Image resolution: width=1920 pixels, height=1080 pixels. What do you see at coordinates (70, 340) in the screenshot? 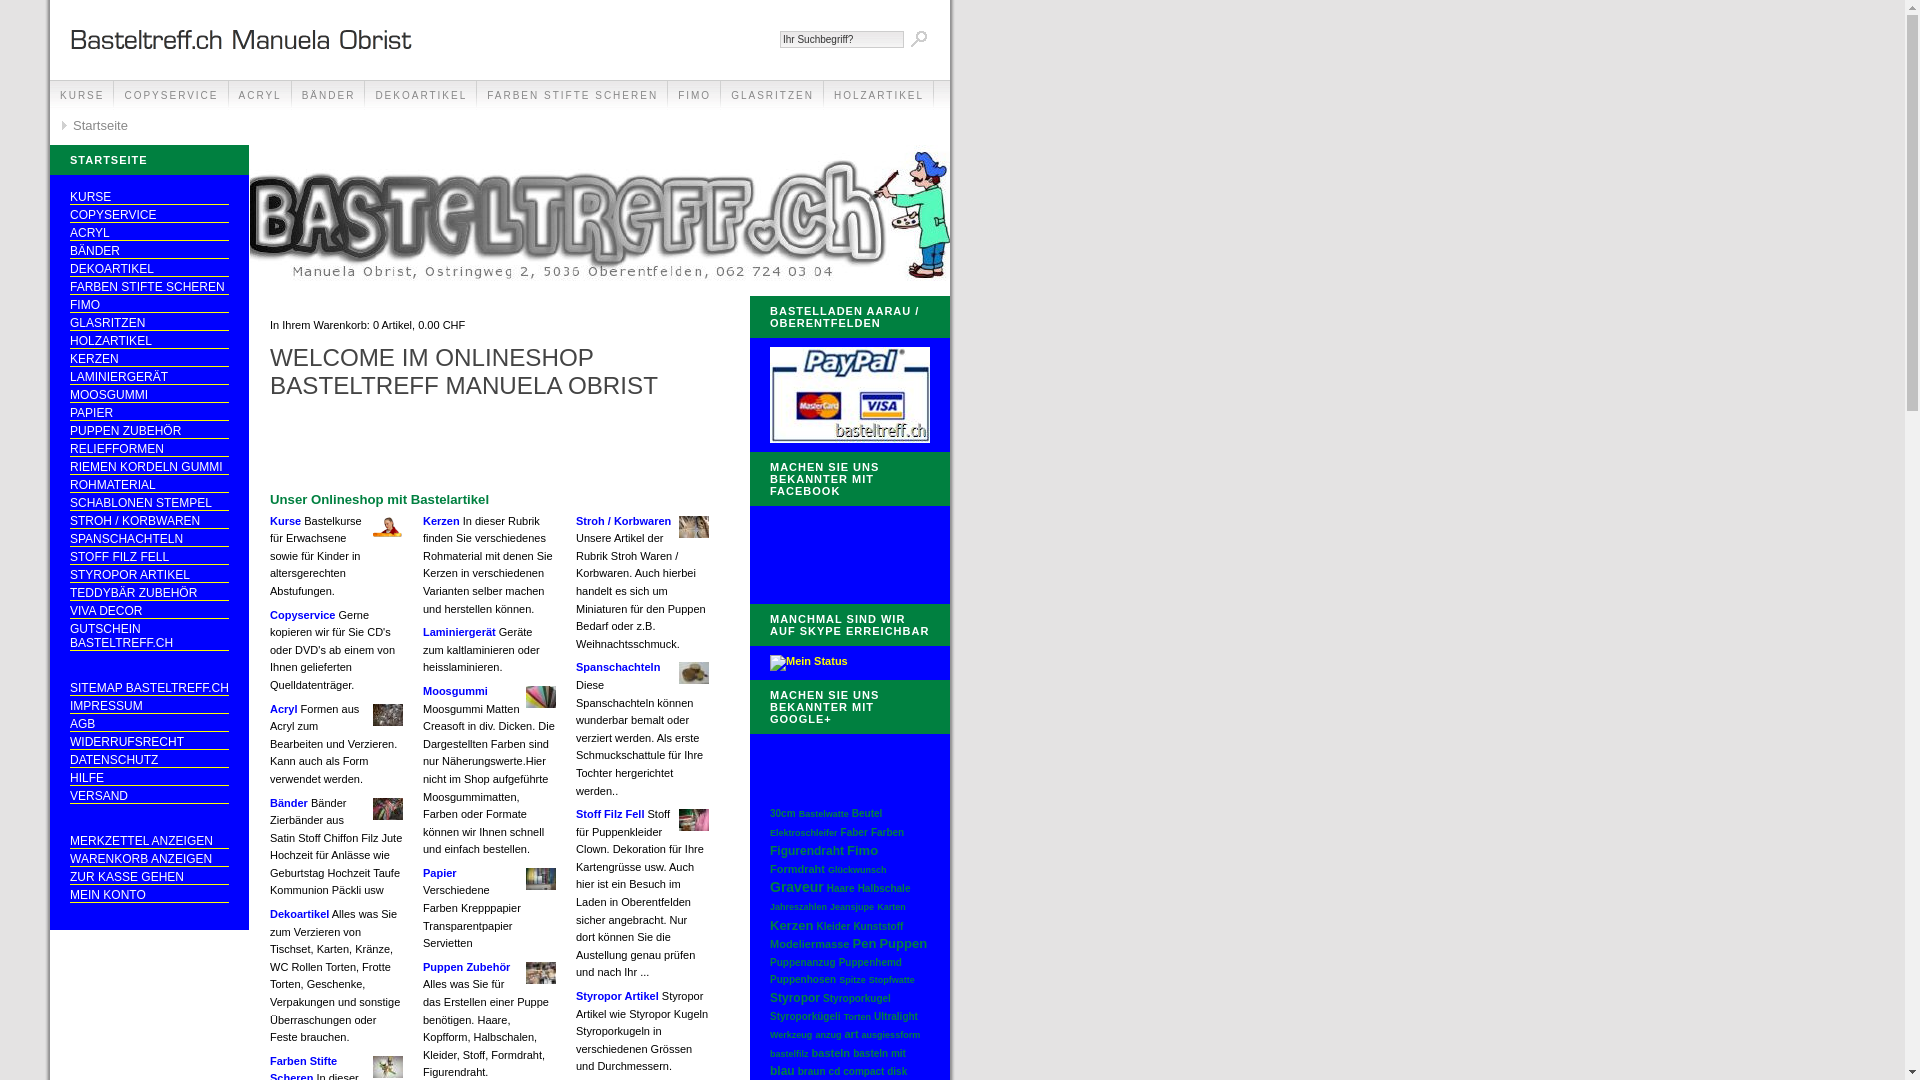
I see `'HOLZARTIKEL'` at bounding box center [70, 340].